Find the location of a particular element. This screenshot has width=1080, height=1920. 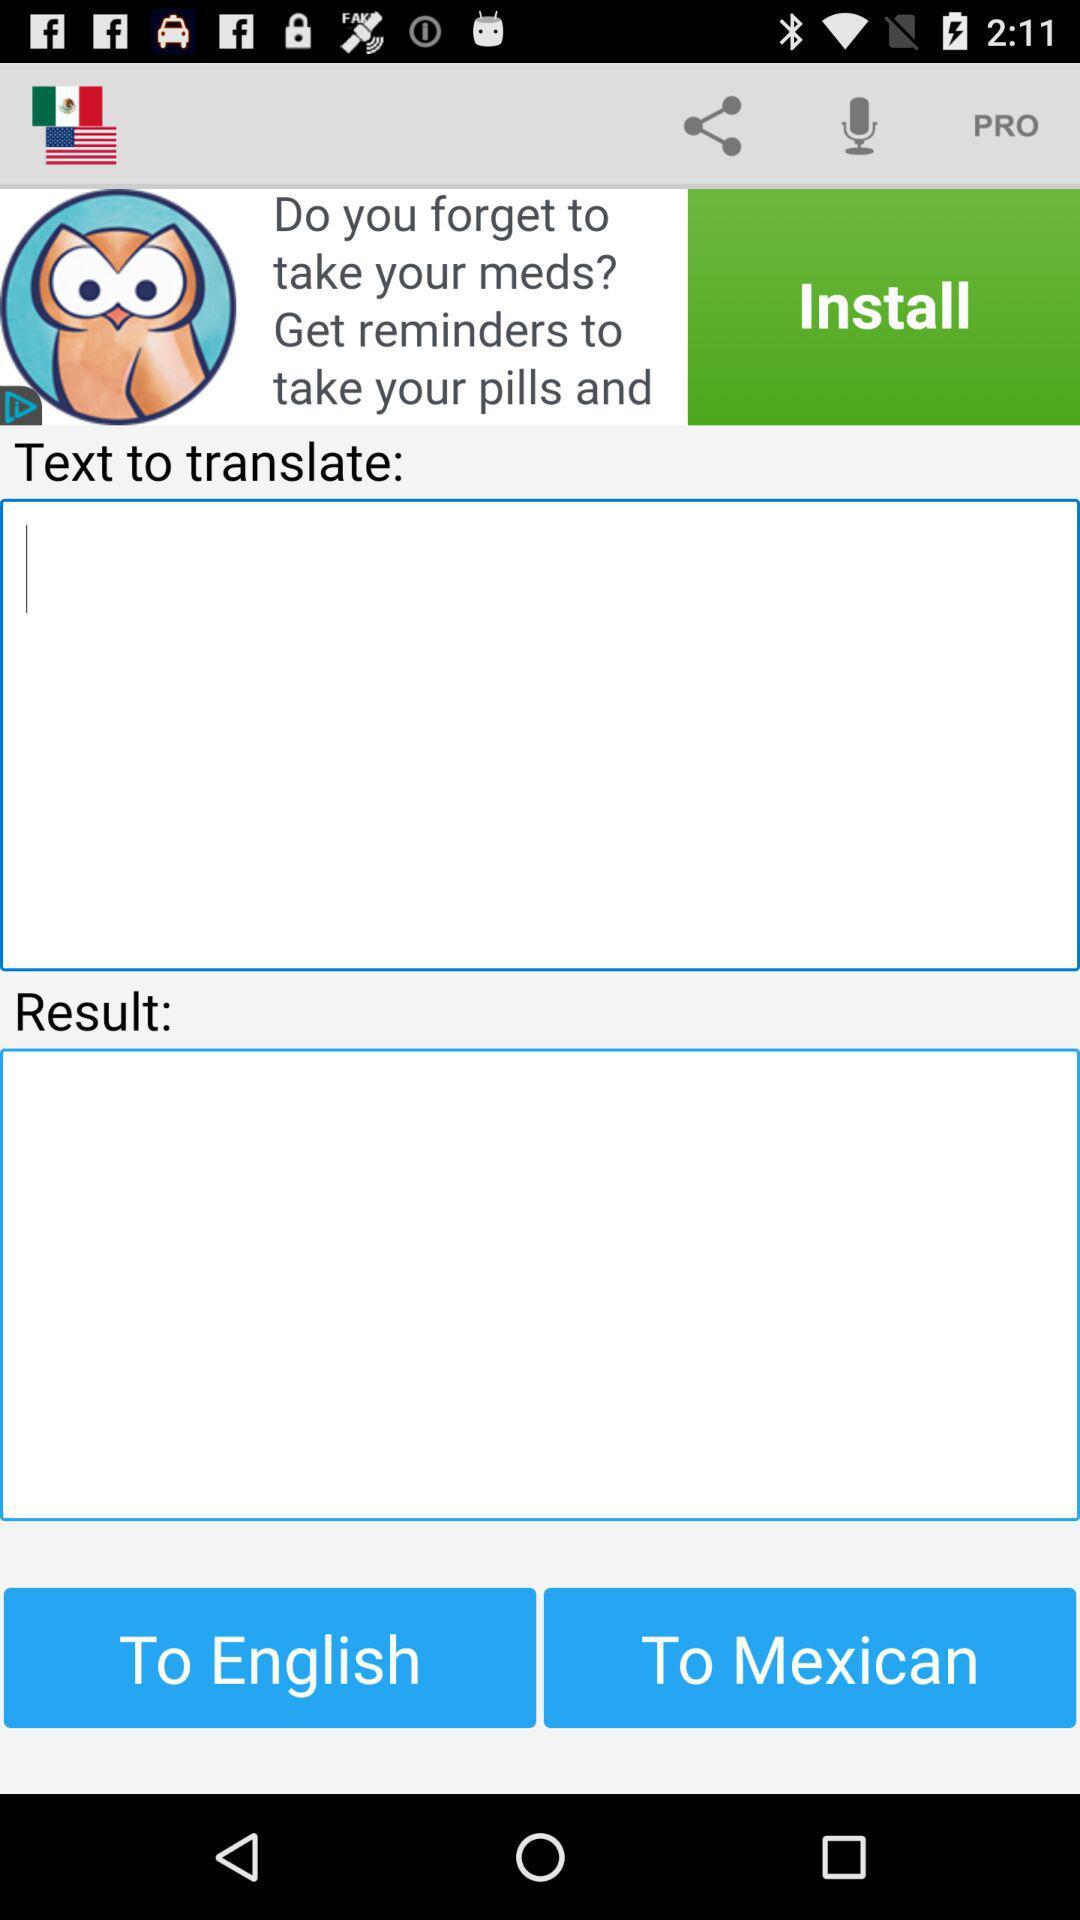

advertisement link is located at coordinates (540, 306).